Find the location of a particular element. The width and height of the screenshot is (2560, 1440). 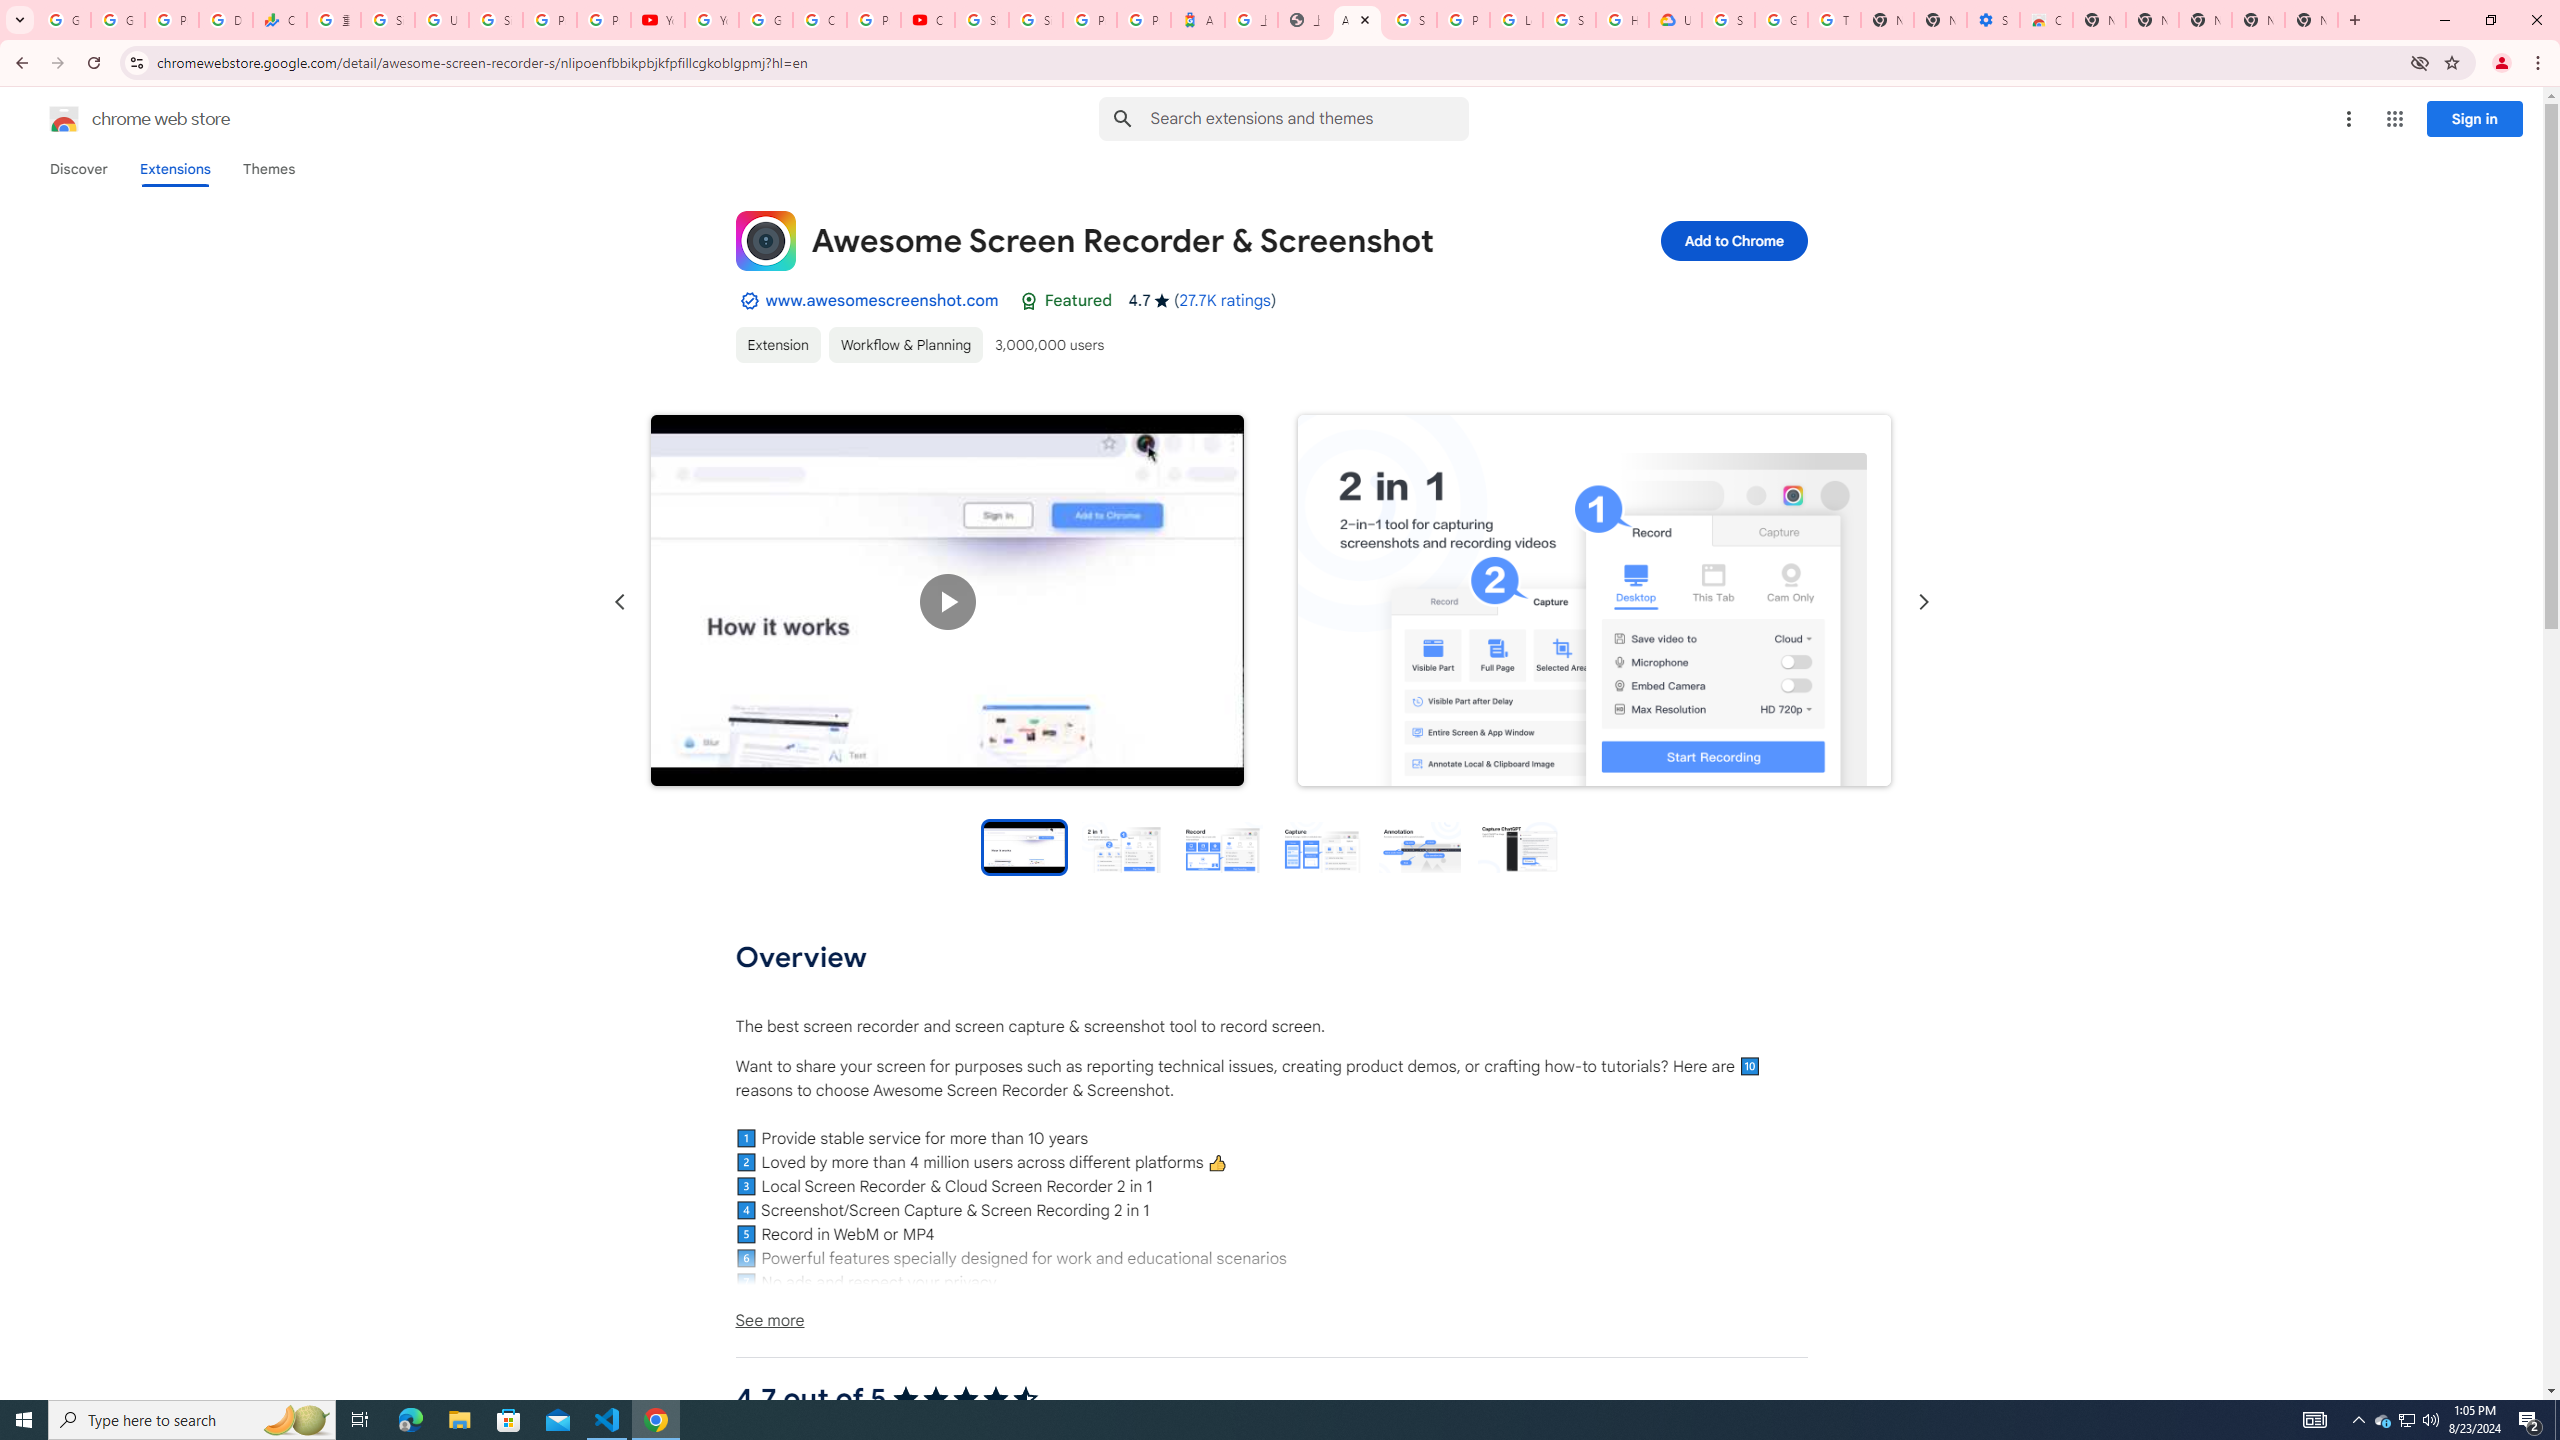

'YouTube' is located at coordinates (710, 19).